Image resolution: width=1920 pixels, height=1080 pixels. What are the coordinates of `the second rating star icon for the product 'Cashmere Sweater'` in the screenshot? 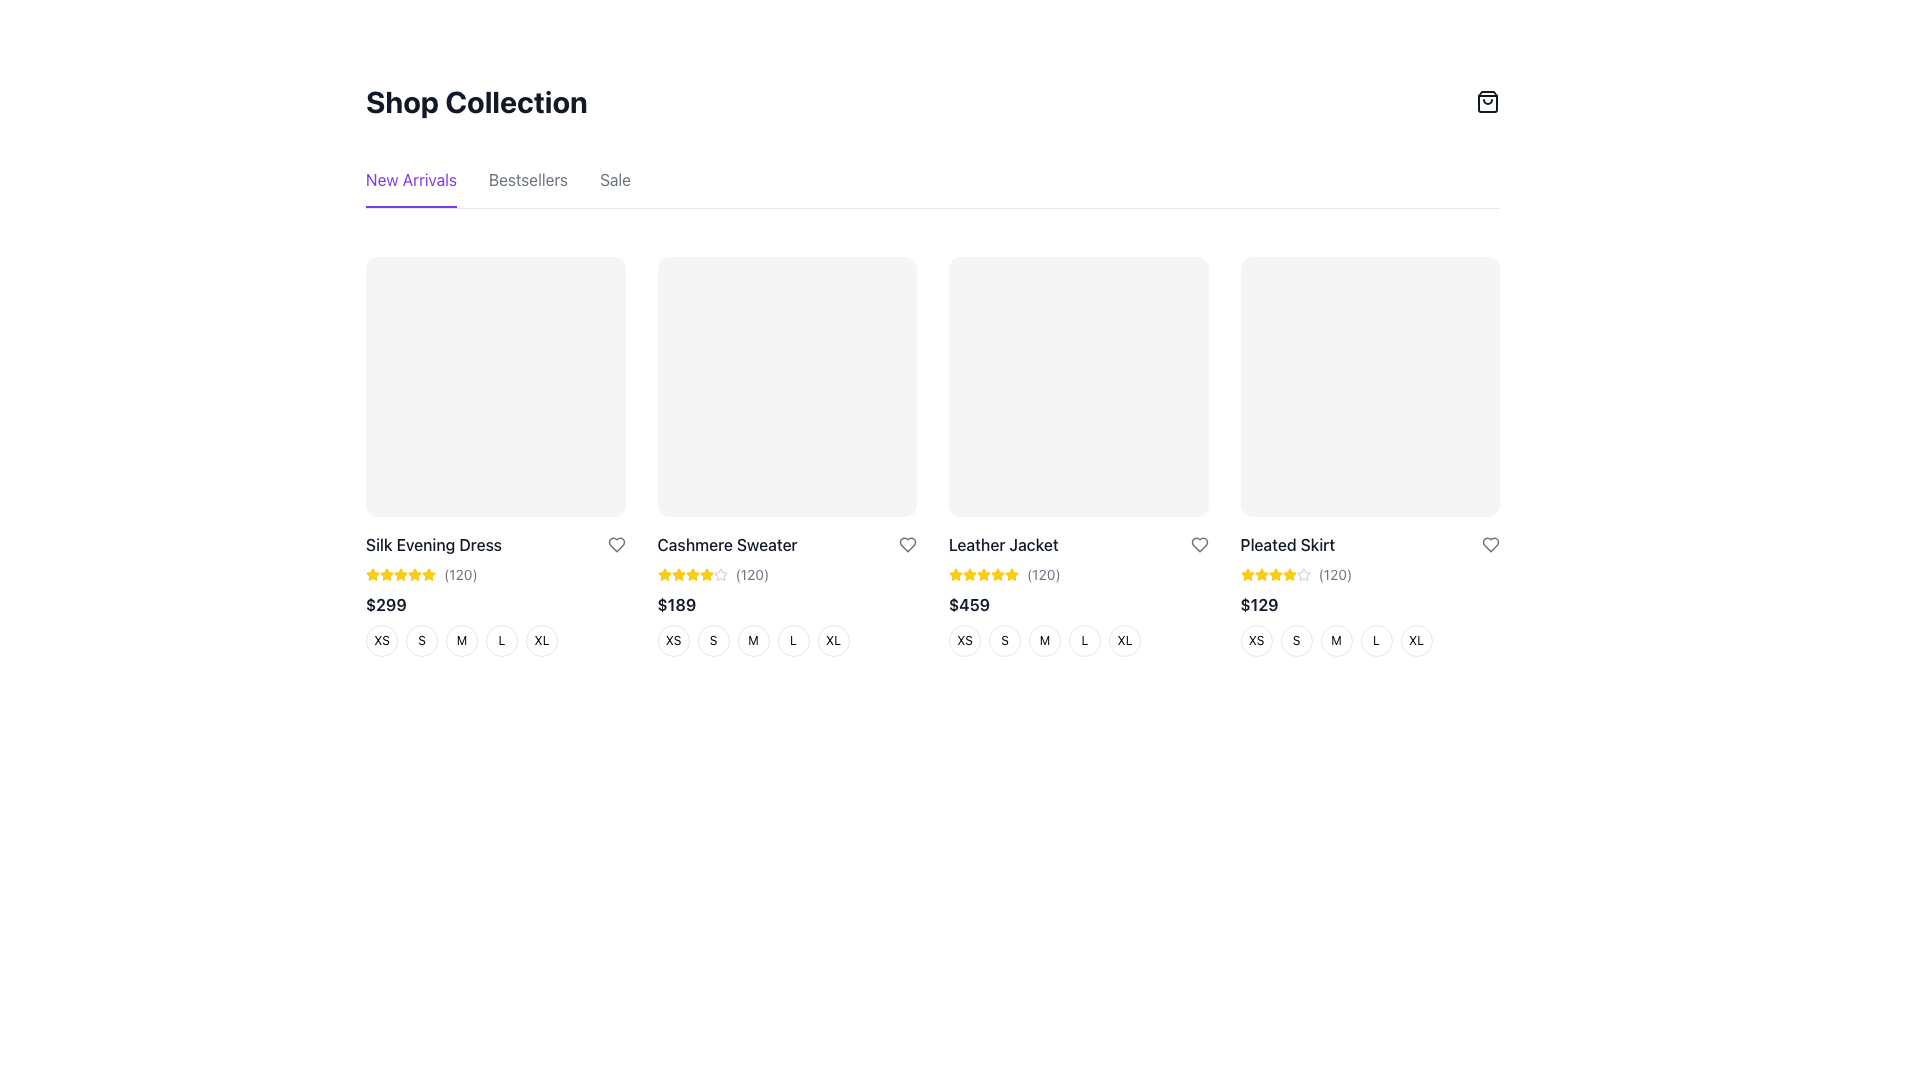 It's located at (720, 574).